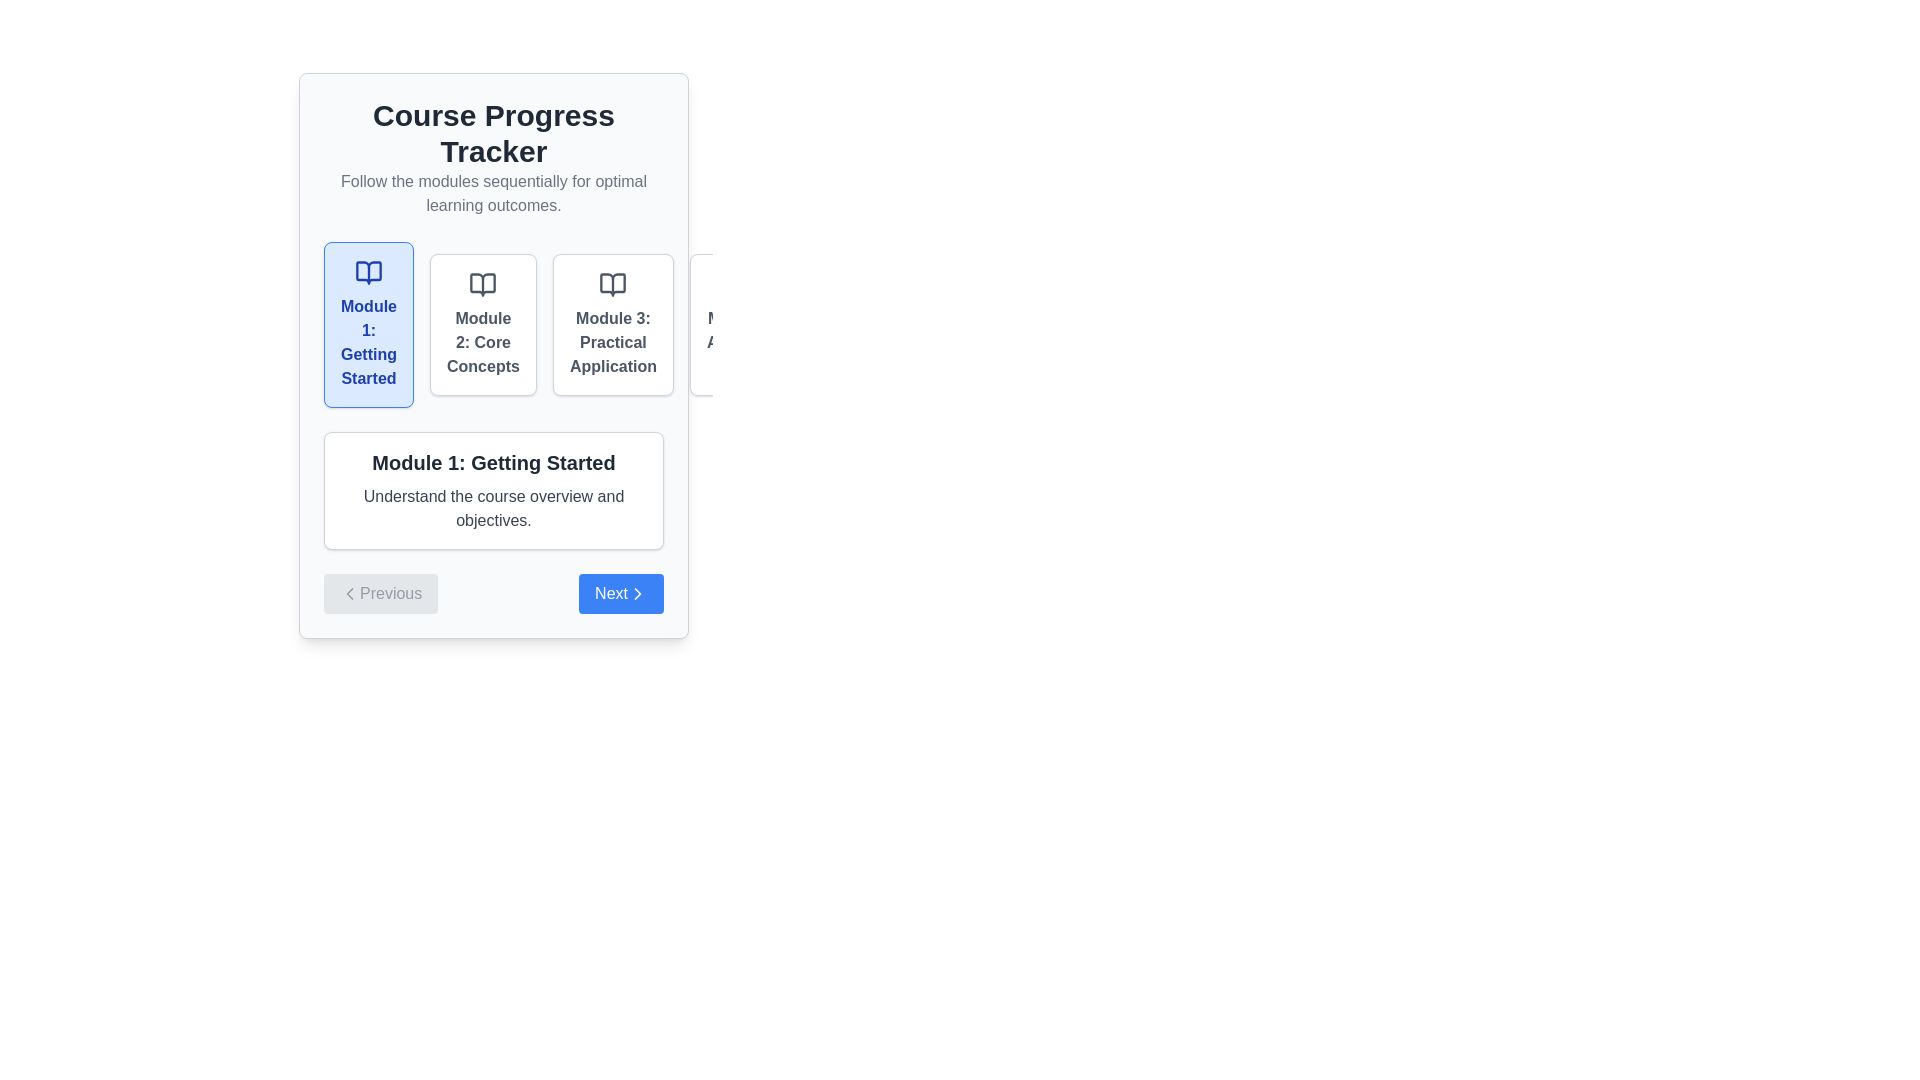 The height and width of the screenshot is (1080, 1920). Describe the element at coordinates (494, 490) in the screenshot. I see `the informational card that provides details about 'Module 1: Getting Started', which is positioned centrally in the card section below the module cards` at that location.